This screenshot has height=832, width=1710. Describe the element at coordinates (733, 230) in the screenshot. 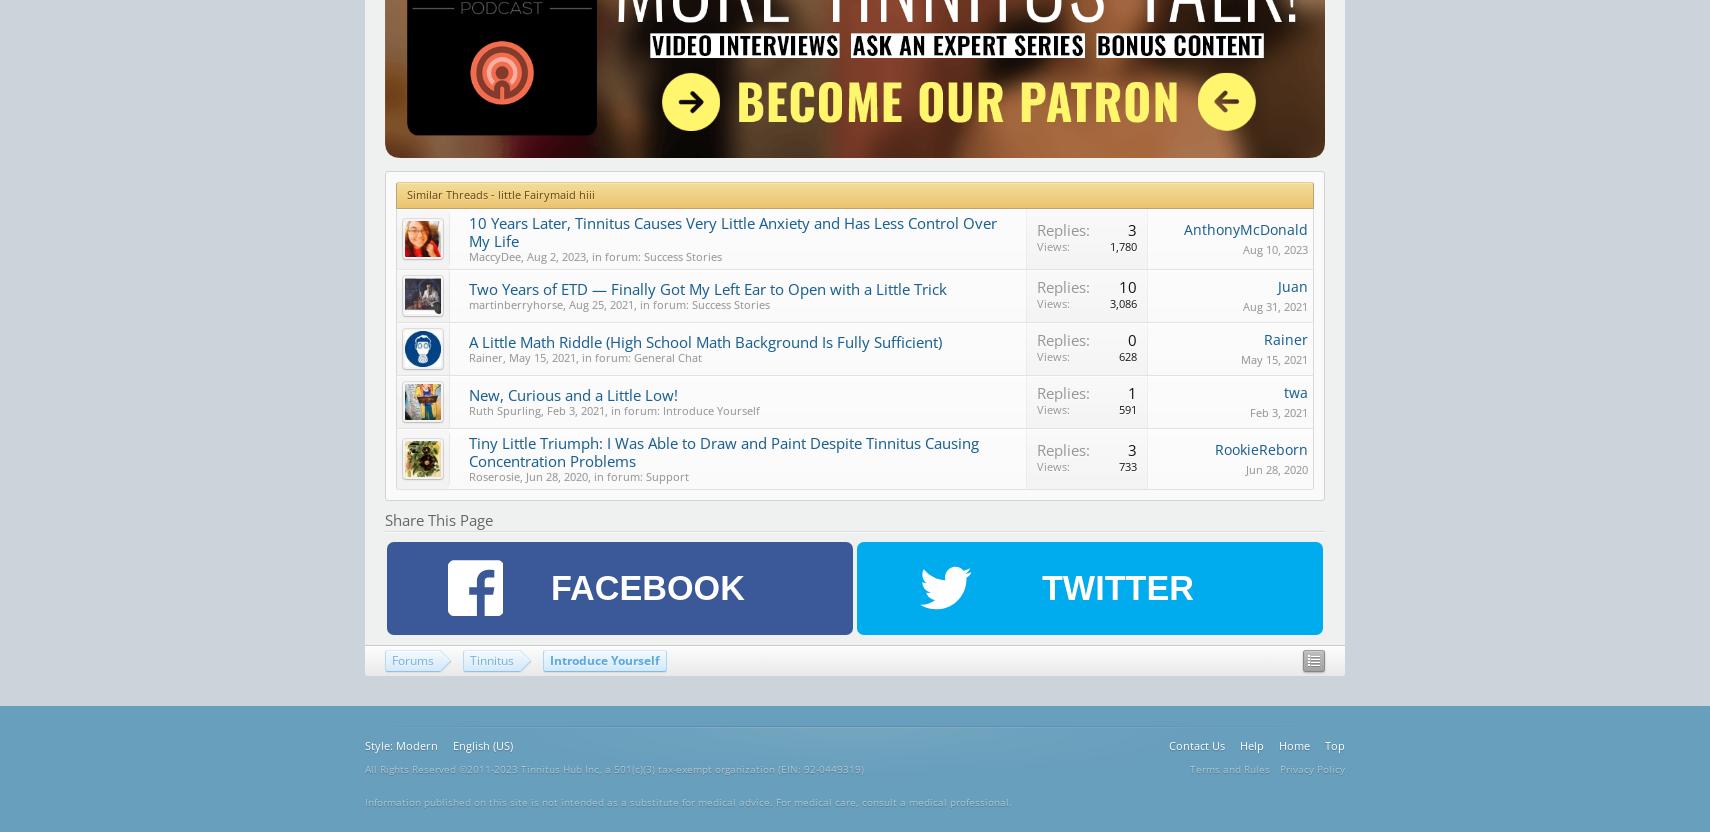

I see `'10 Years Later, Tinnitus Causes Very Little Anxiety and Has Less Control Over My Life'` at that location.